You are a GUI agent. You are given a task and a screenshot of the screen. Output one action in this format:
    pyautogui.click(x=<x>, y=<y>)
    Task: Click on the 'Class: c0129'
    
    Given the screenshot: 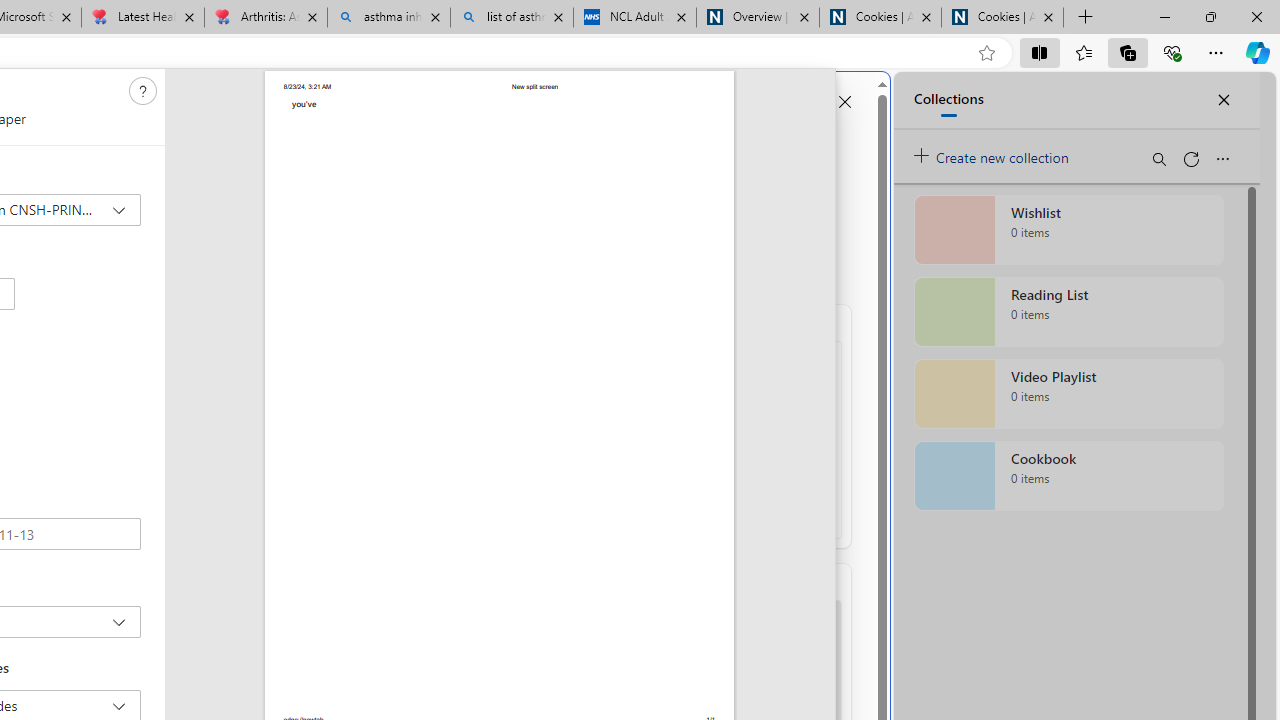 What is the action you would take?
    pyautogui.click(x=141, y=91)
    